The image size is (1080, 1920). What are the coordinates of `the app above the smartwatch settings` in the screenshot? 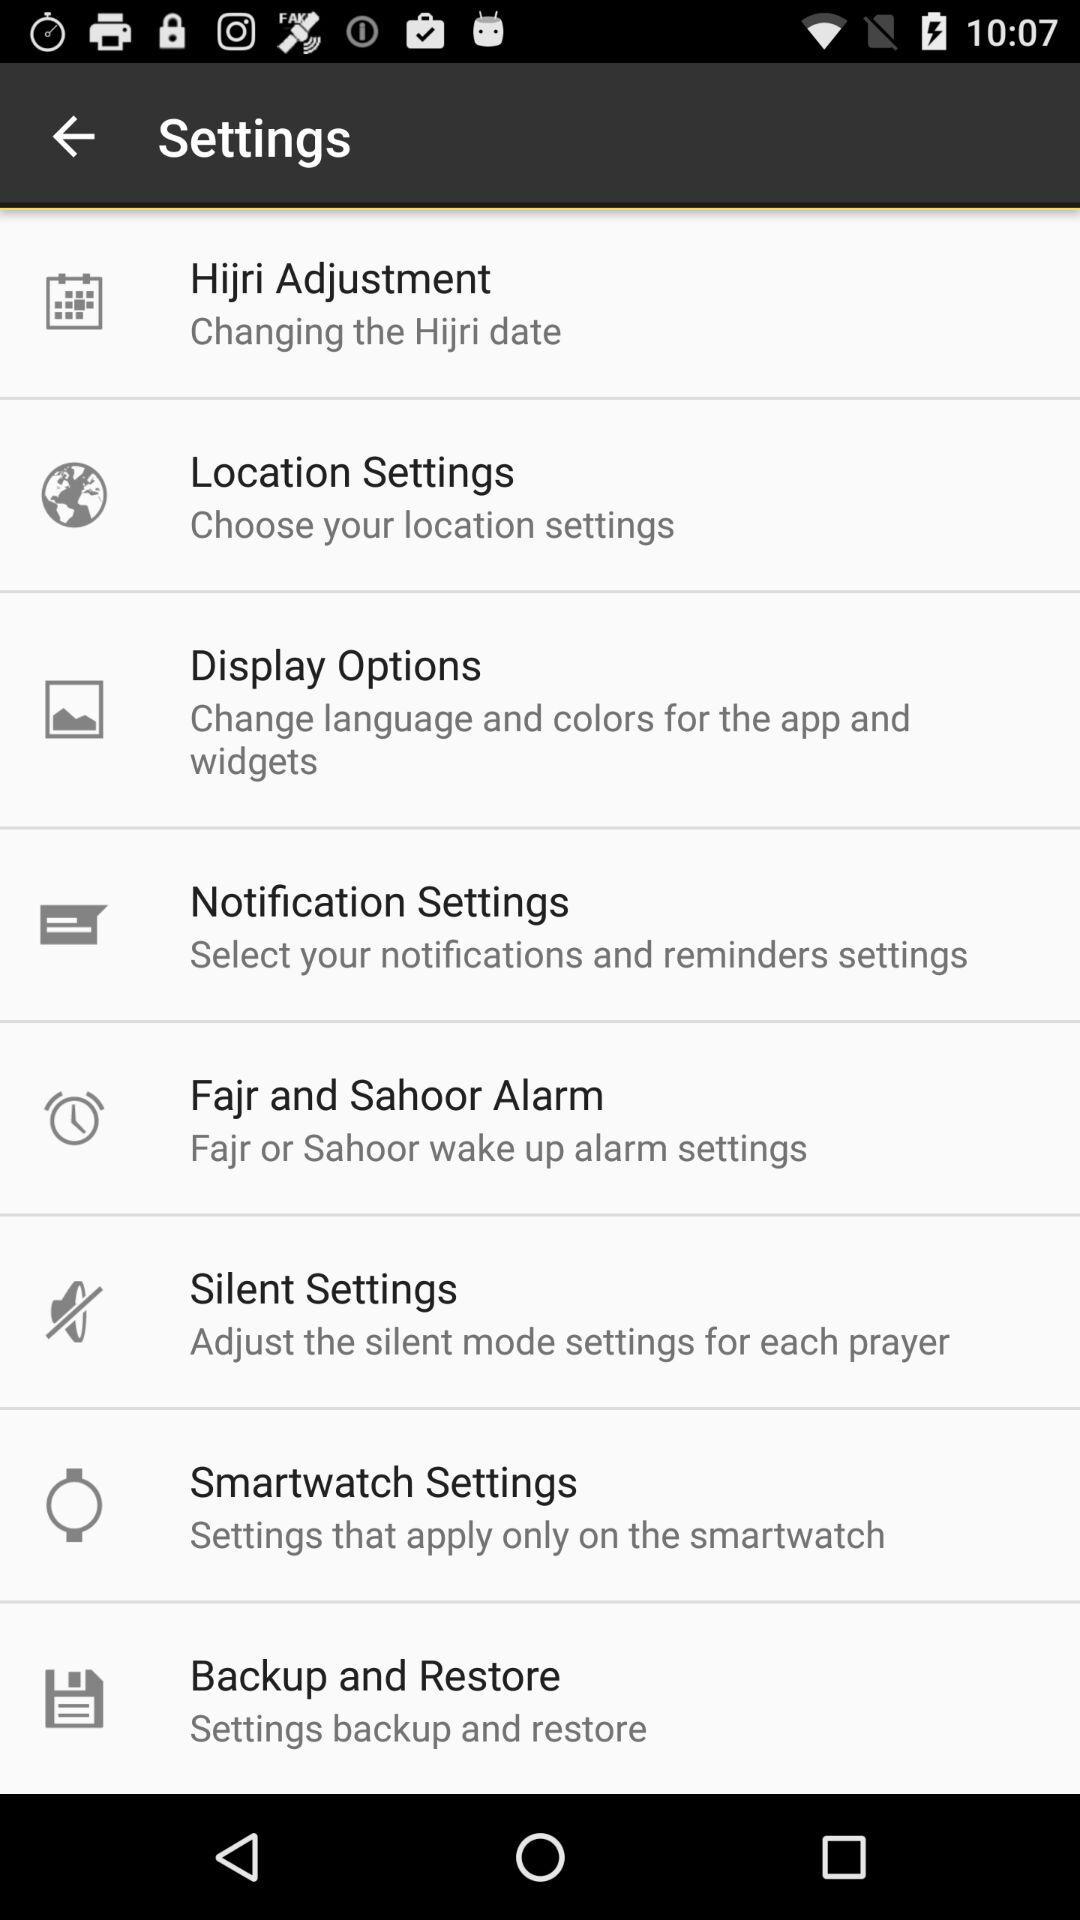 It's located at (570, 1340).